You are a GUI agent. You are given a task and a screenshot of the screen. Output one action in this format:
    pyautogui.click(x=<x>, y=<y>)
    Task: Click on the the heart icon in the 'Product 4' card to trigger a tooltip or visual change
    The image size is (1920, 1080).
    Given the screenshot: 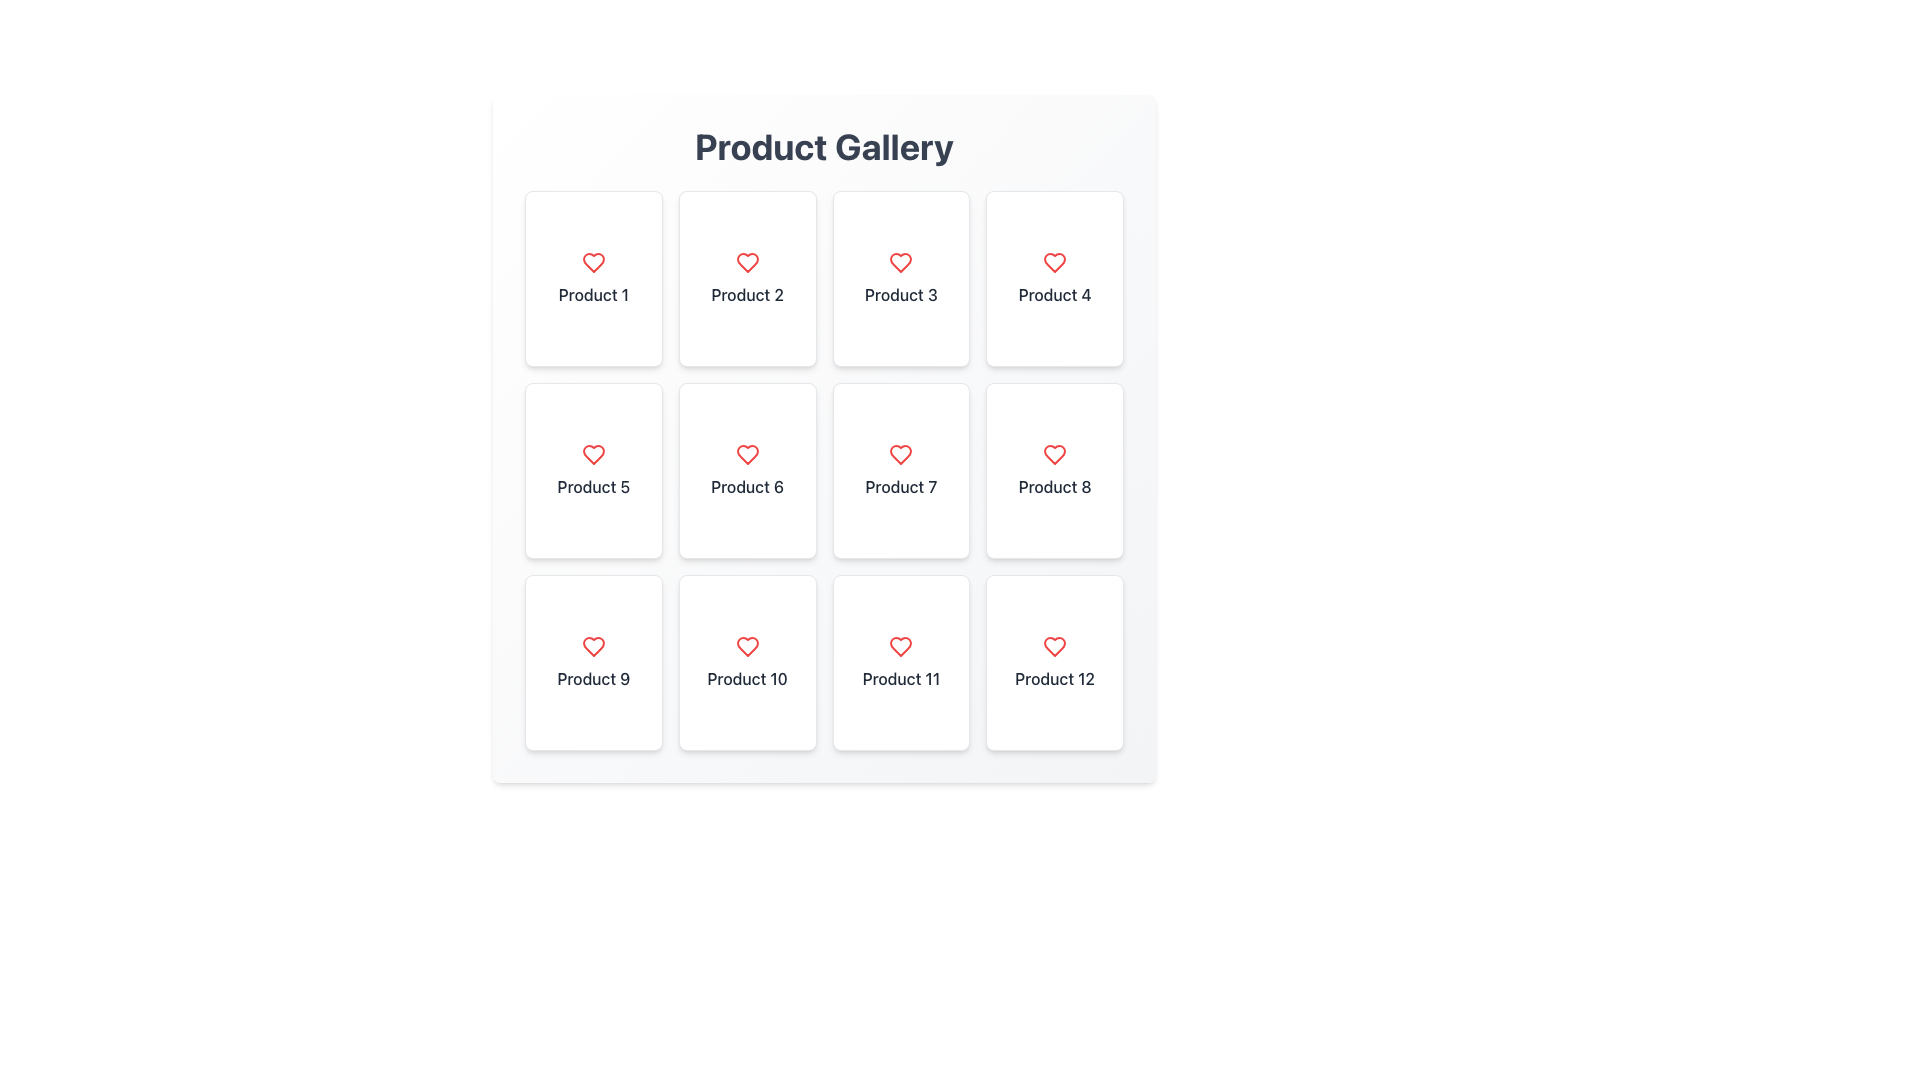 What is the action you would take?
    pyautogui.click(x=1054, y=261)
    